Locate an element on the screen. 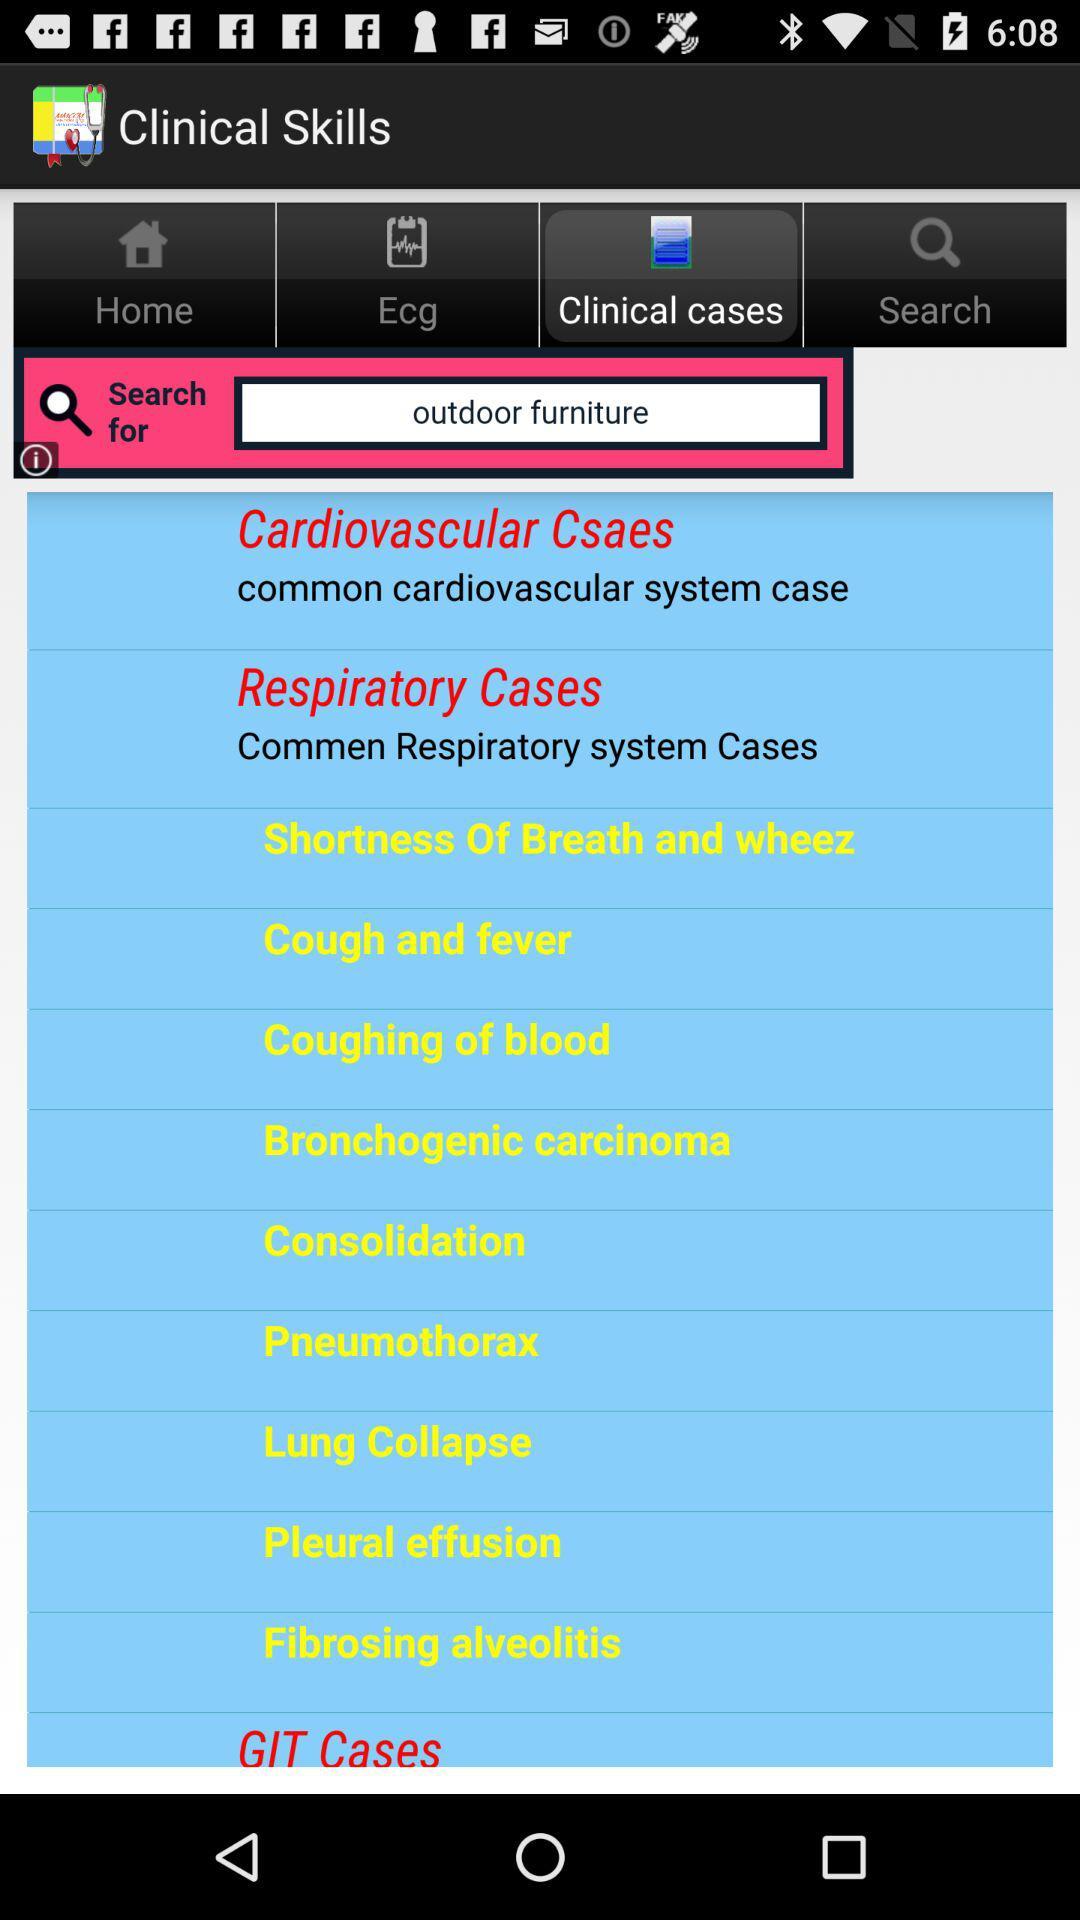 This screenshot has height=1920, width=1080. the text and image left to ecg is located at coordinates (143, 273).